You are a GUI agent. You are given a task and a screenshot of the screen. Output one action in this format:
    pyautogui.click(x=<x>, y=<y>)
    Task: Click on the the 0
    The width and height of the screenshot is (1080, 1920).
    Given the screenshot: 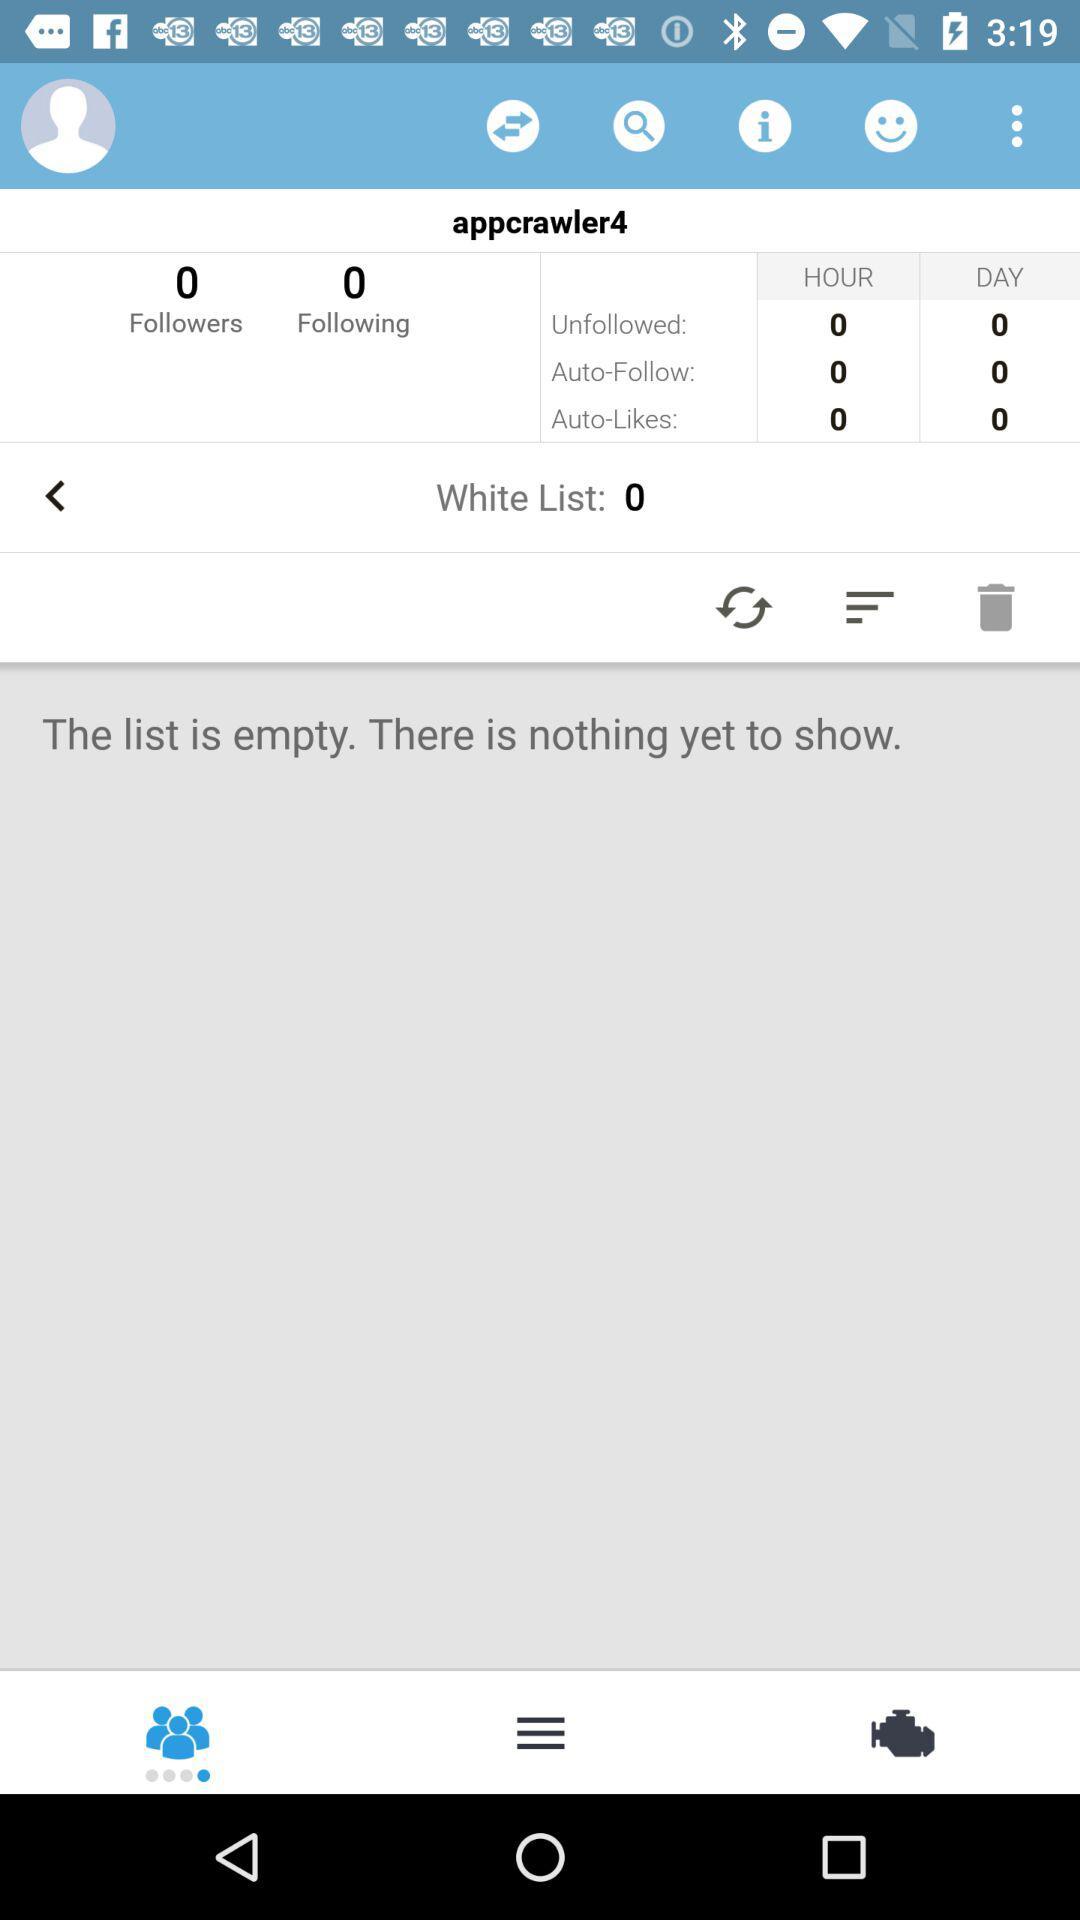 What is the action you would take?
    pyautogui.click(x=352, y=295)
    